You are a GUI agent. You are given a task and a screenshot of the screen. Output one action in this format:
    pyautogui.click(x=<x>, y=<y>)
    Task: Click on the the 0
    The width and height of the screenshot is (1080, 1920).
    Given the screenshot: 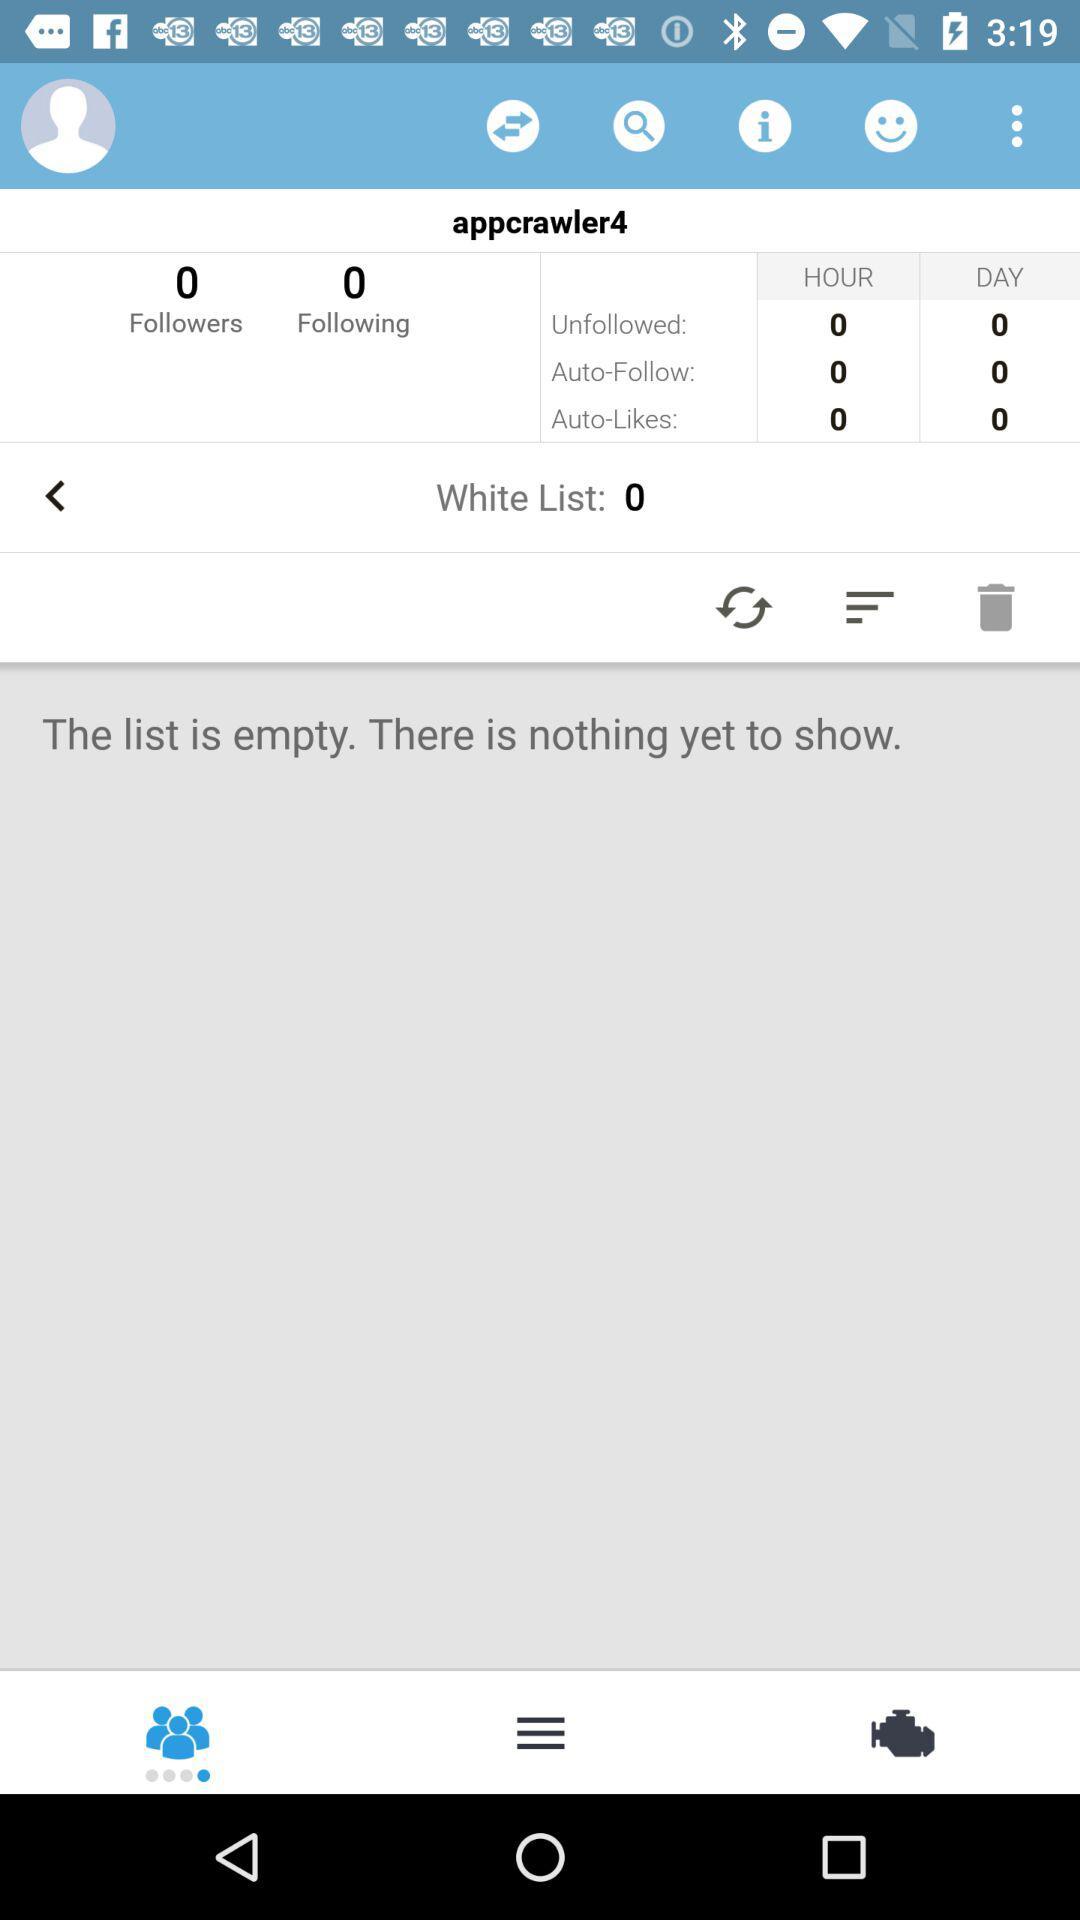 What is the action you would take?
    pyautogui.click(x=352, y=295)
    